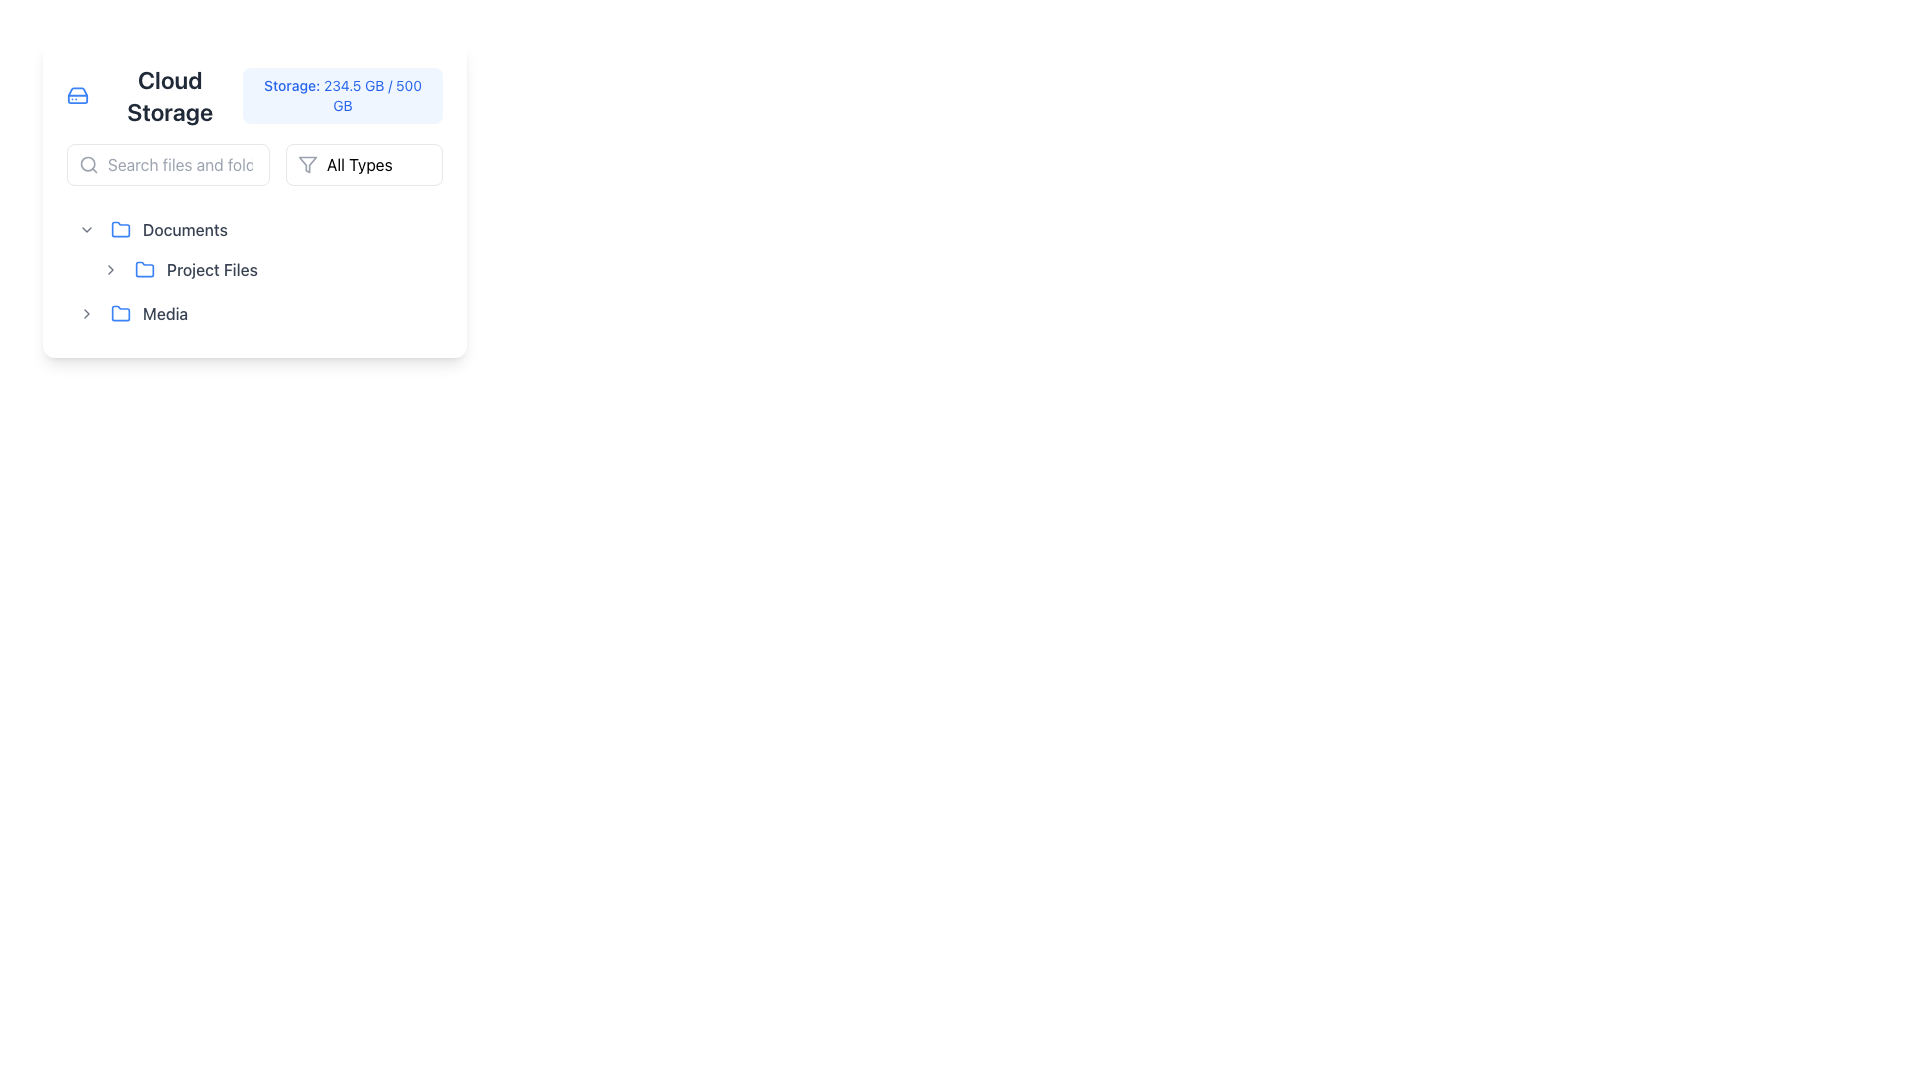 The image size is (1920, 1080). What do you see at coordinates (165, 313) in the screenshot?
I see `the text label displaying 'Media', which is dark gray and part of a vertical layout` at bounding box center [165, 313].